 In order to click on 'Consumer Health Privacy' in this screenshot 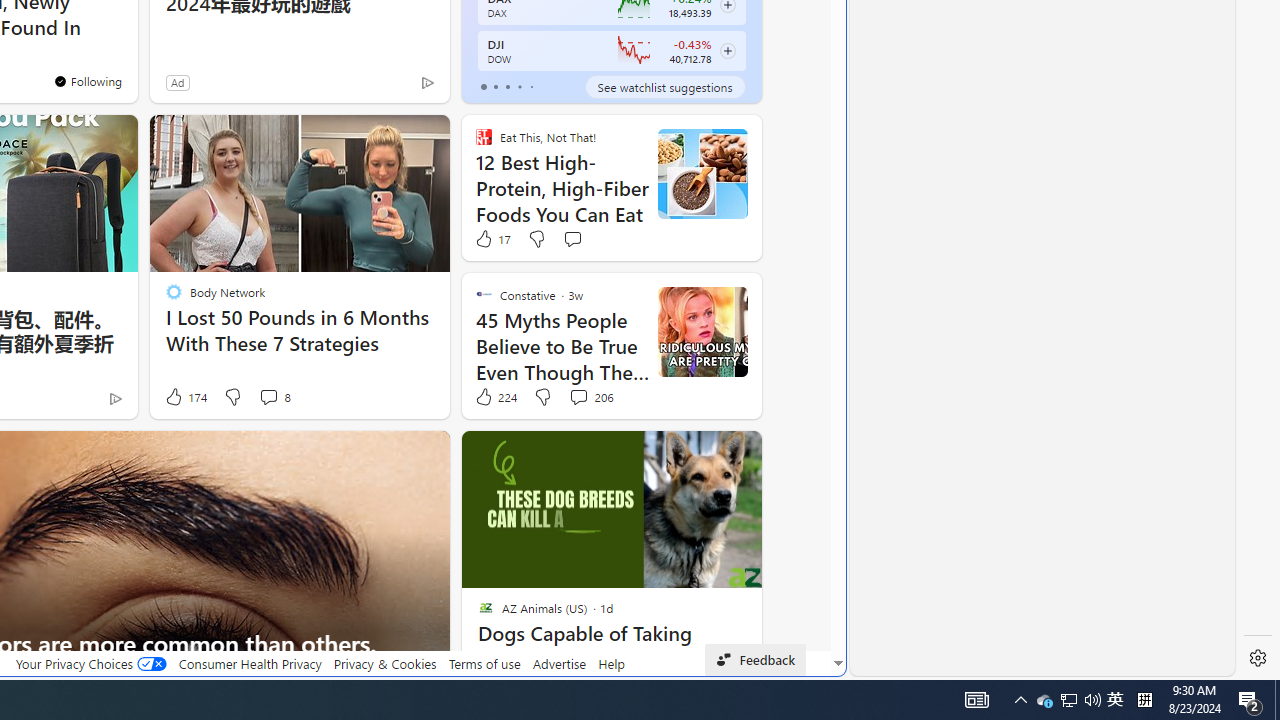, I will do `click(249, 663)`.